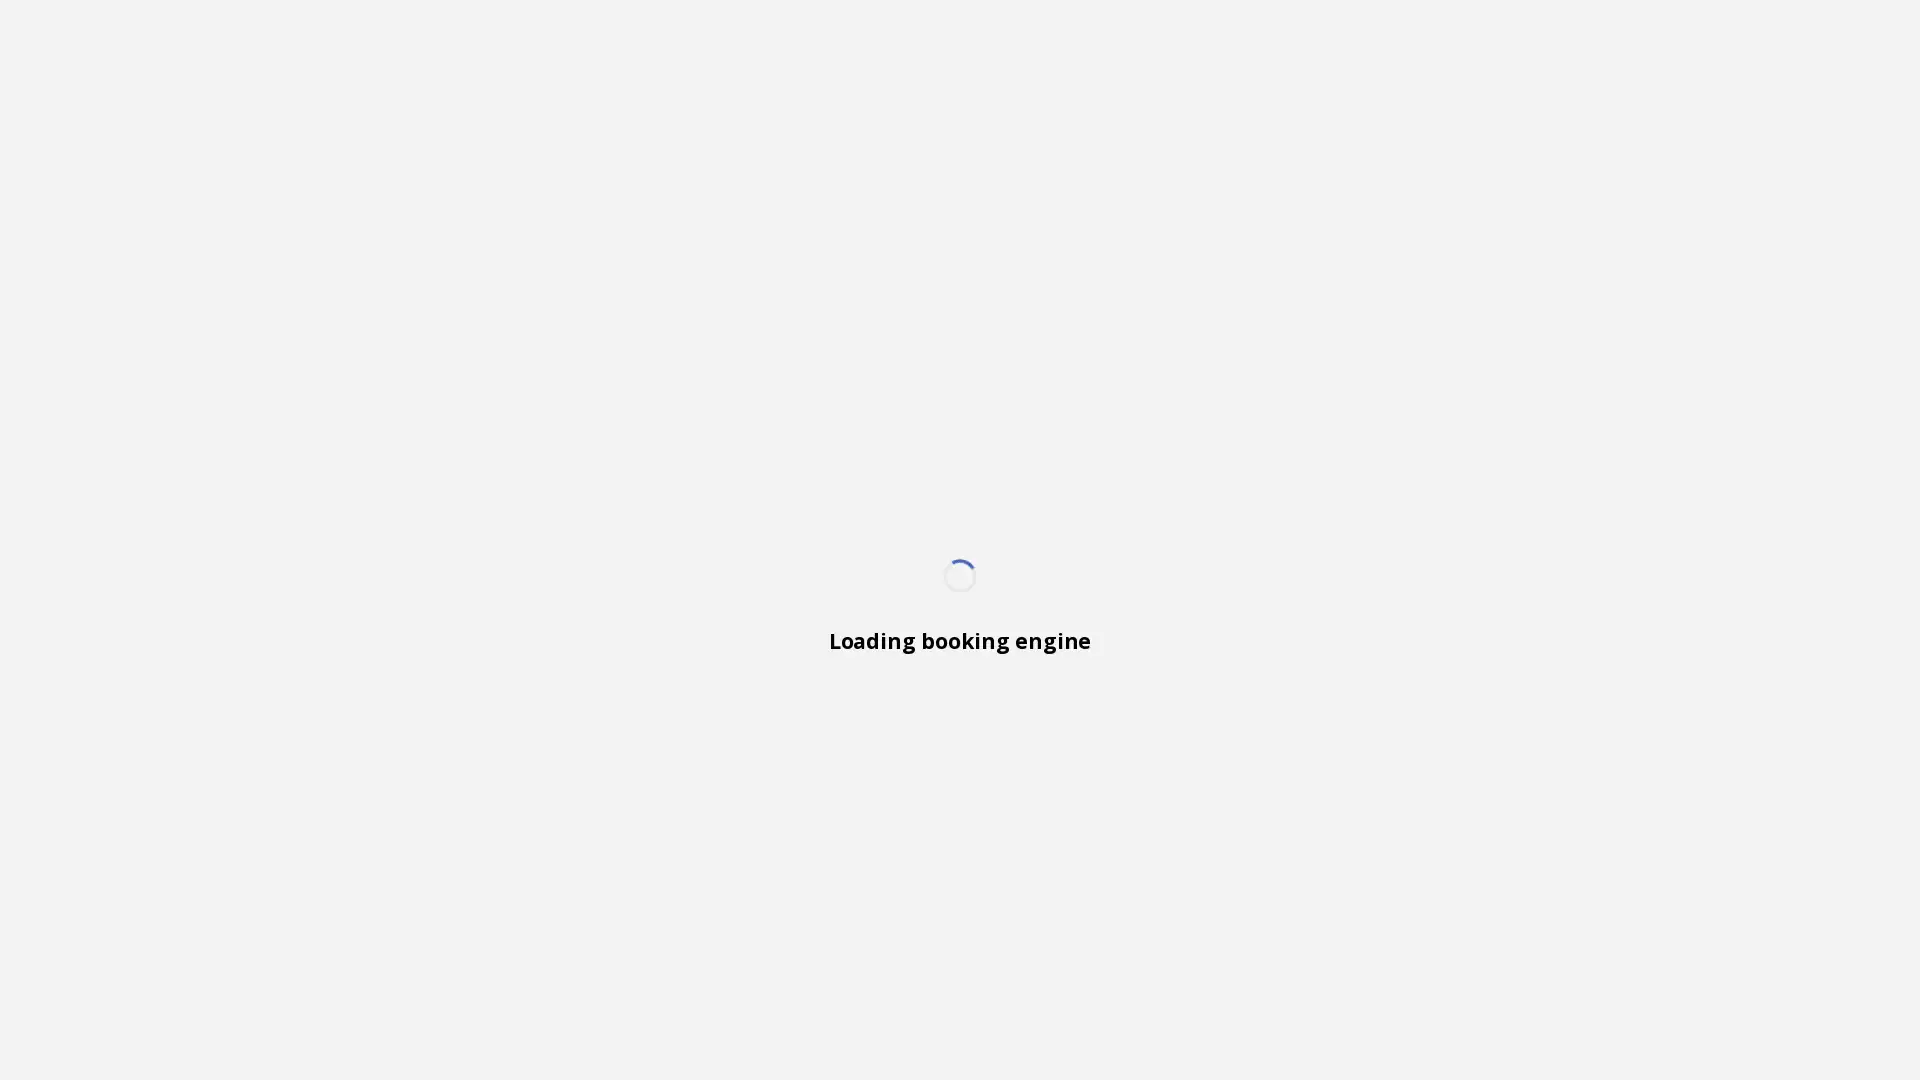  I want to click on No, adjust, so click(1802, 1017).